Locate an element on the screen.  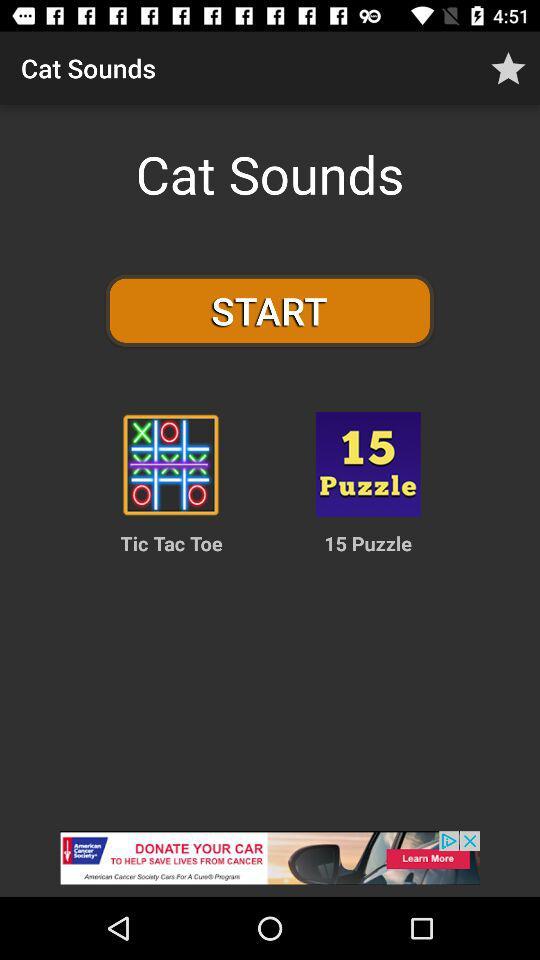
tic tac toe is located at coordinates (171, 464).